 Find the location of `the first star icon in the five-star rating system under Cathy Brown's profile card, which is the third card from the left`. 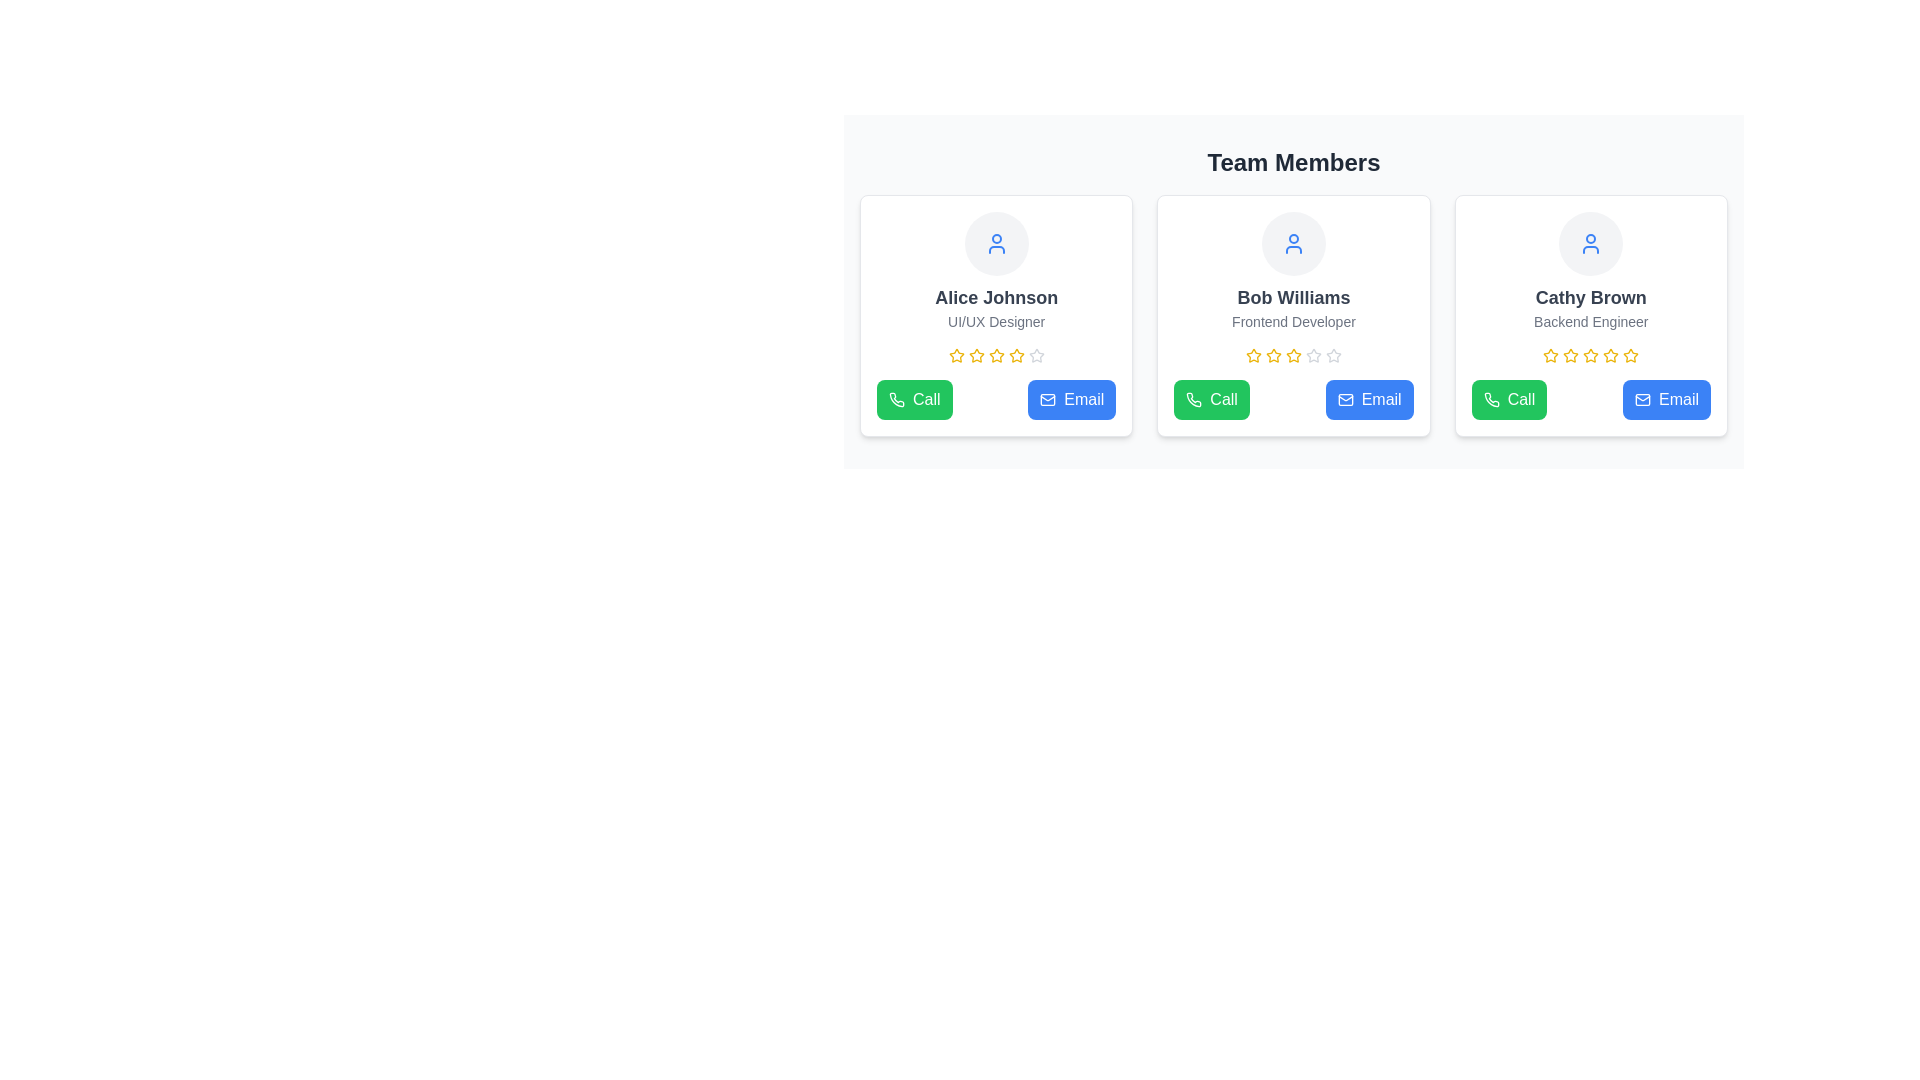

the first star icon in the five-star rating system under Cathy Brown's profile card, which is the third card from the left is located at coordinates (1550, 354).